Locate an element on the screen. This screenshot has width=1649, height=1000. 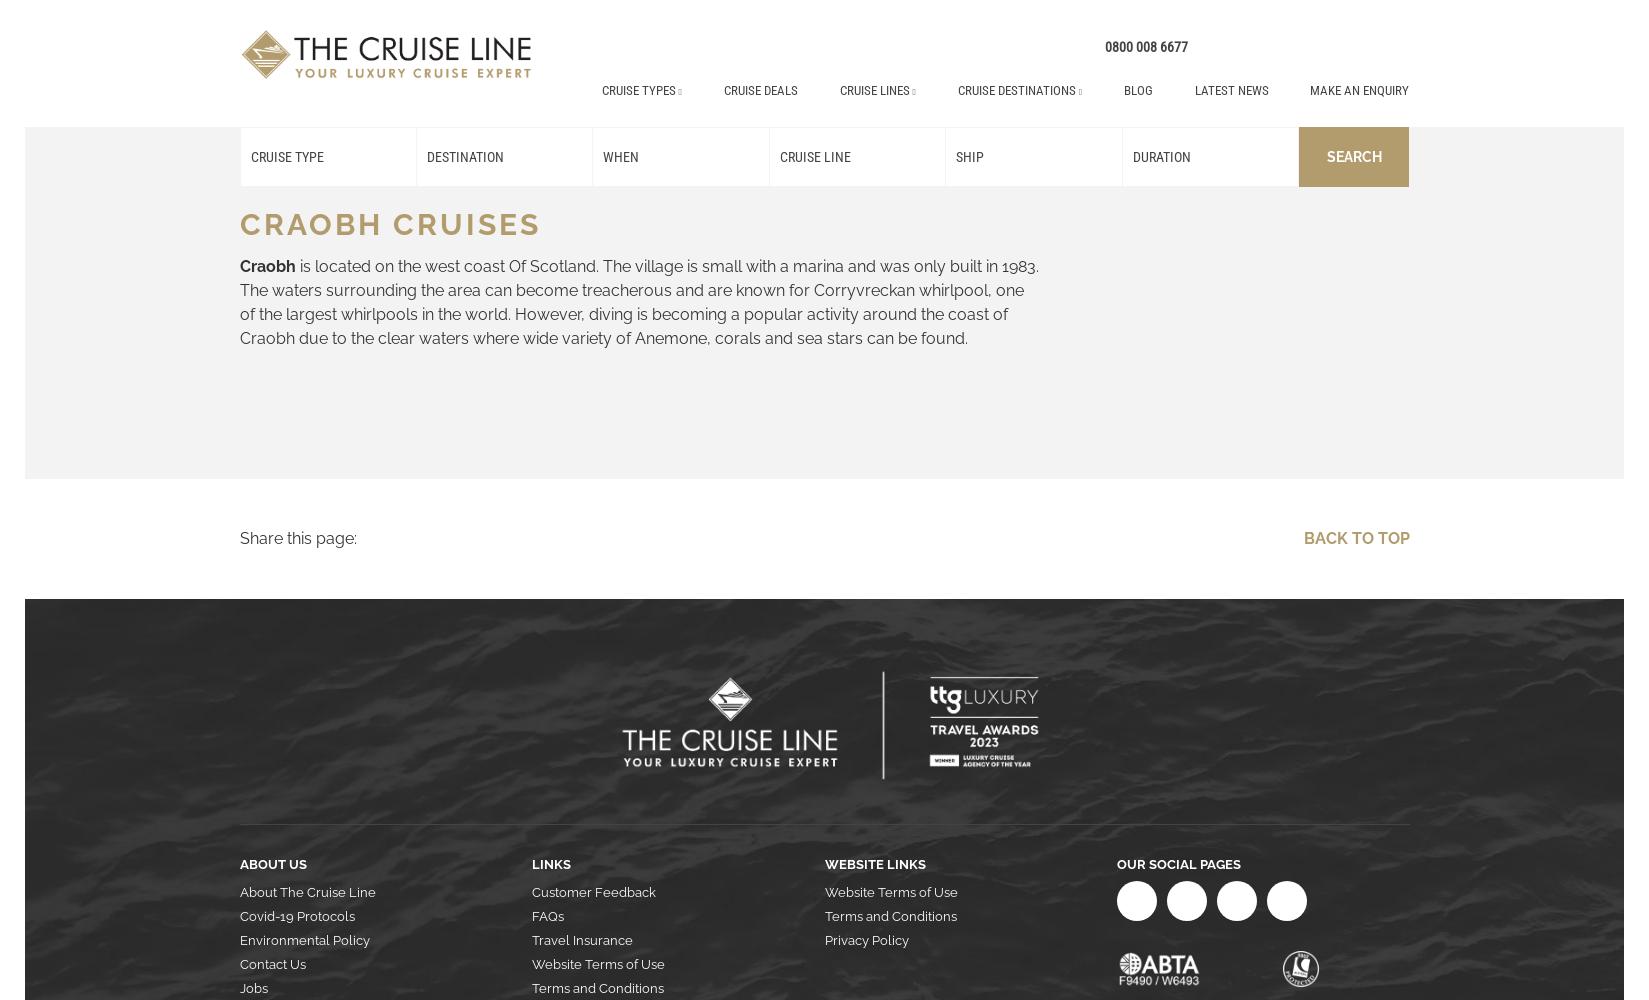
'Enter your details below or call us on 0800 008 6677' is located at coordinates (820, 670).